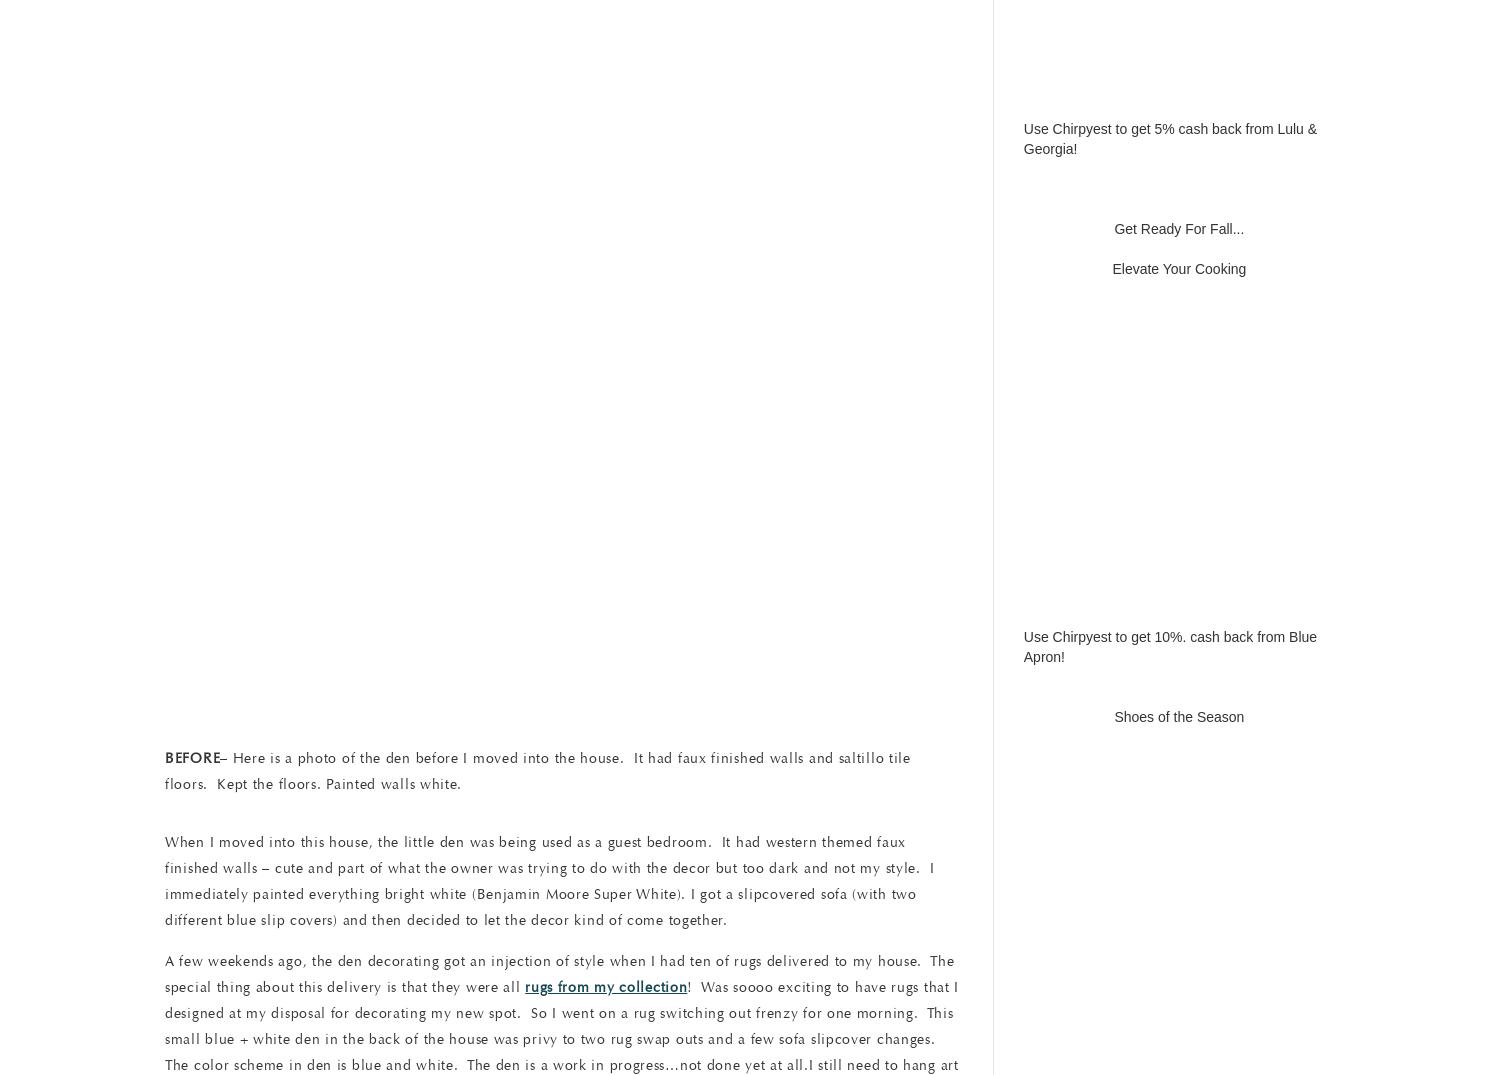 The width and height of the screenshot is (1500, 1075). I want to click on 'Elevate Your Cooking', so click(1179, 267).